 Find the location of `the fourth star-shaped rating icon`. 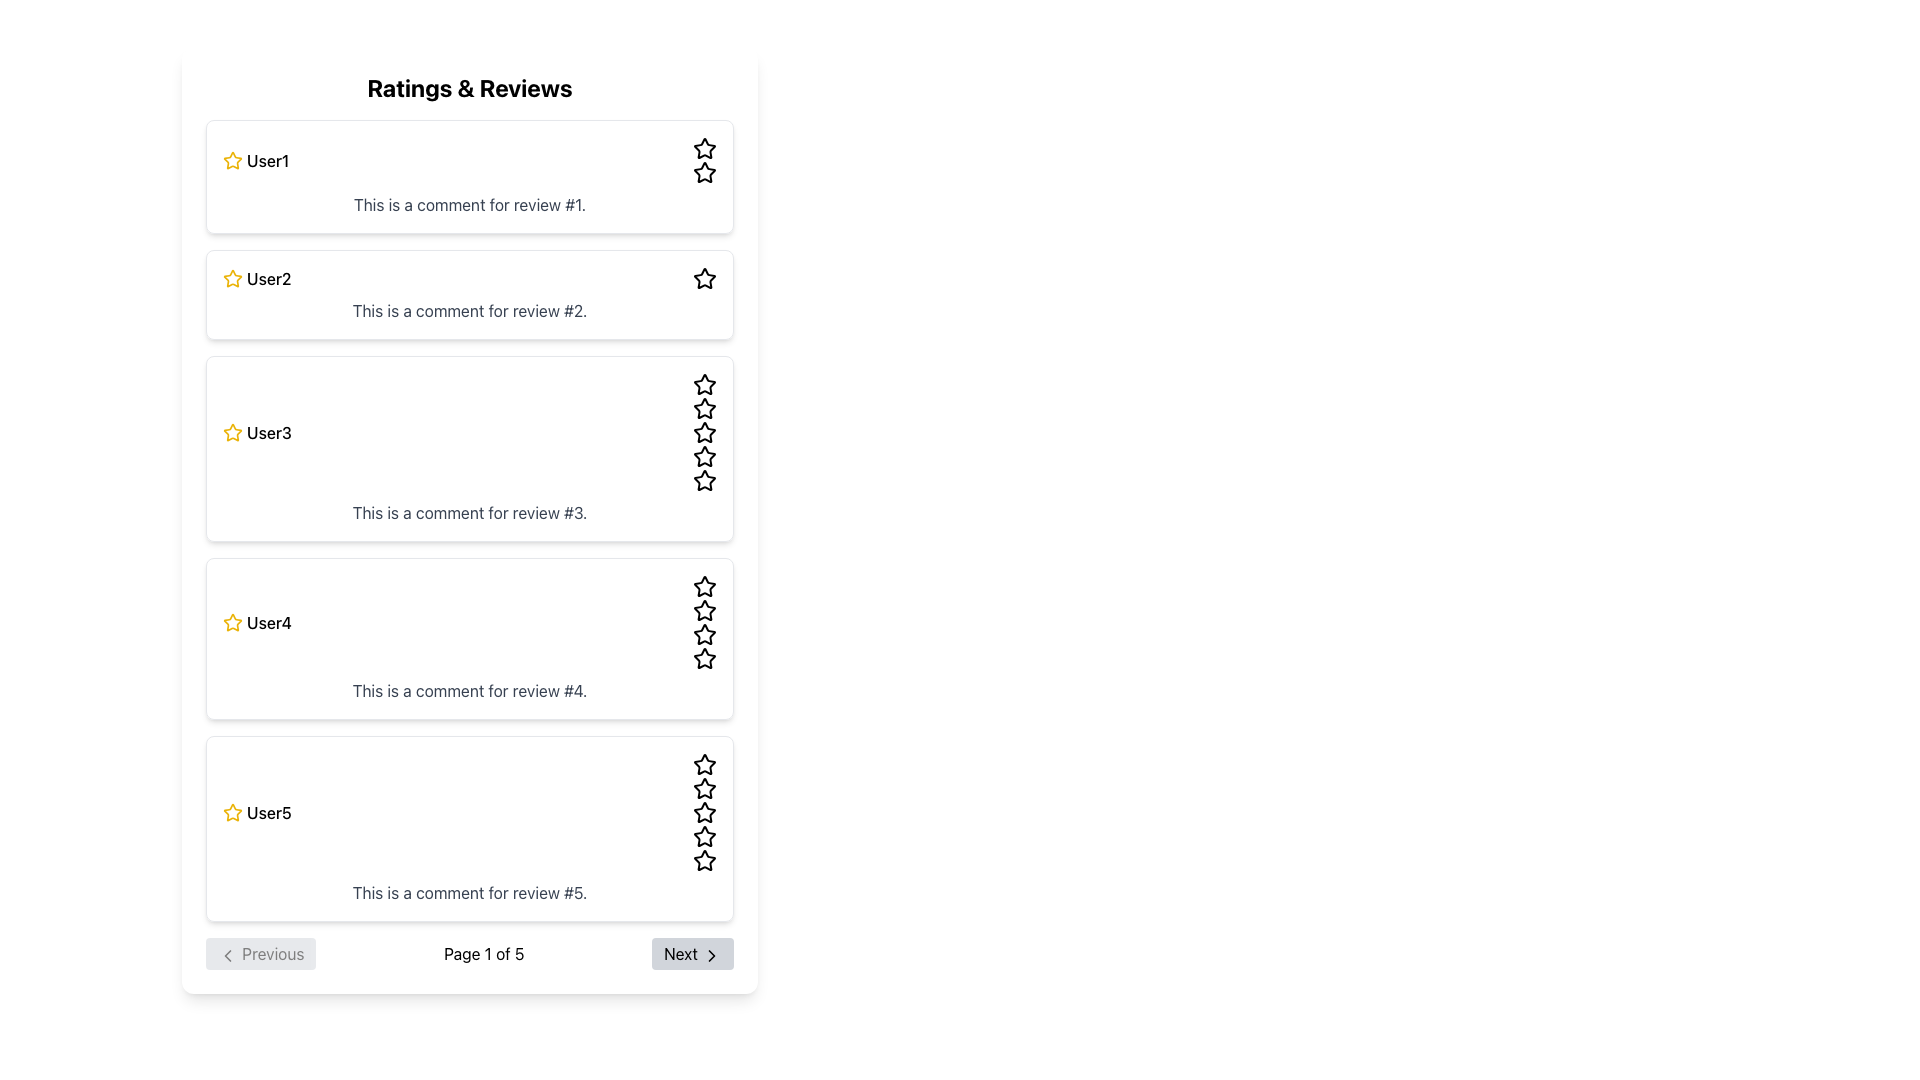

the fourth star-shaped rating icon is located at coordinates (705, 609).